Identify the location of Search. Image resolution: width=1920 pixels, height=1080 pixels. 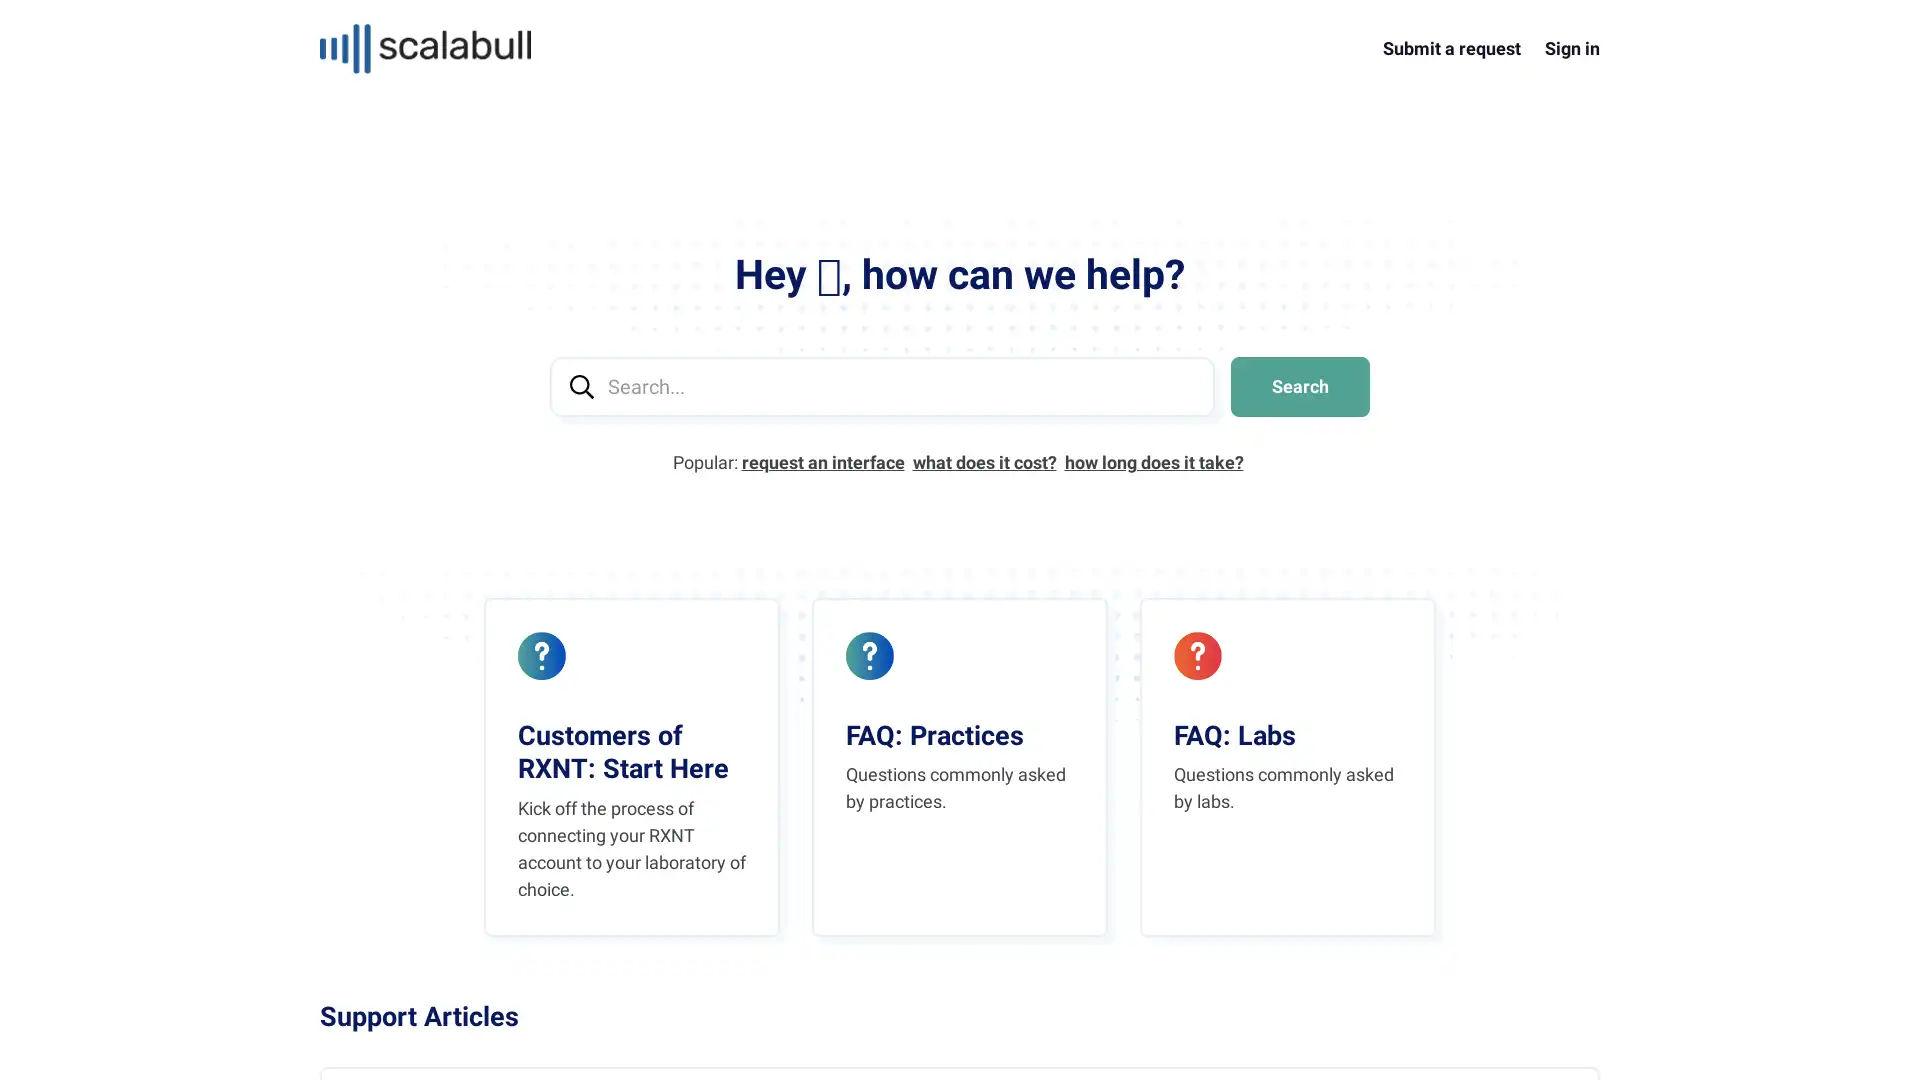
(1300, 385).